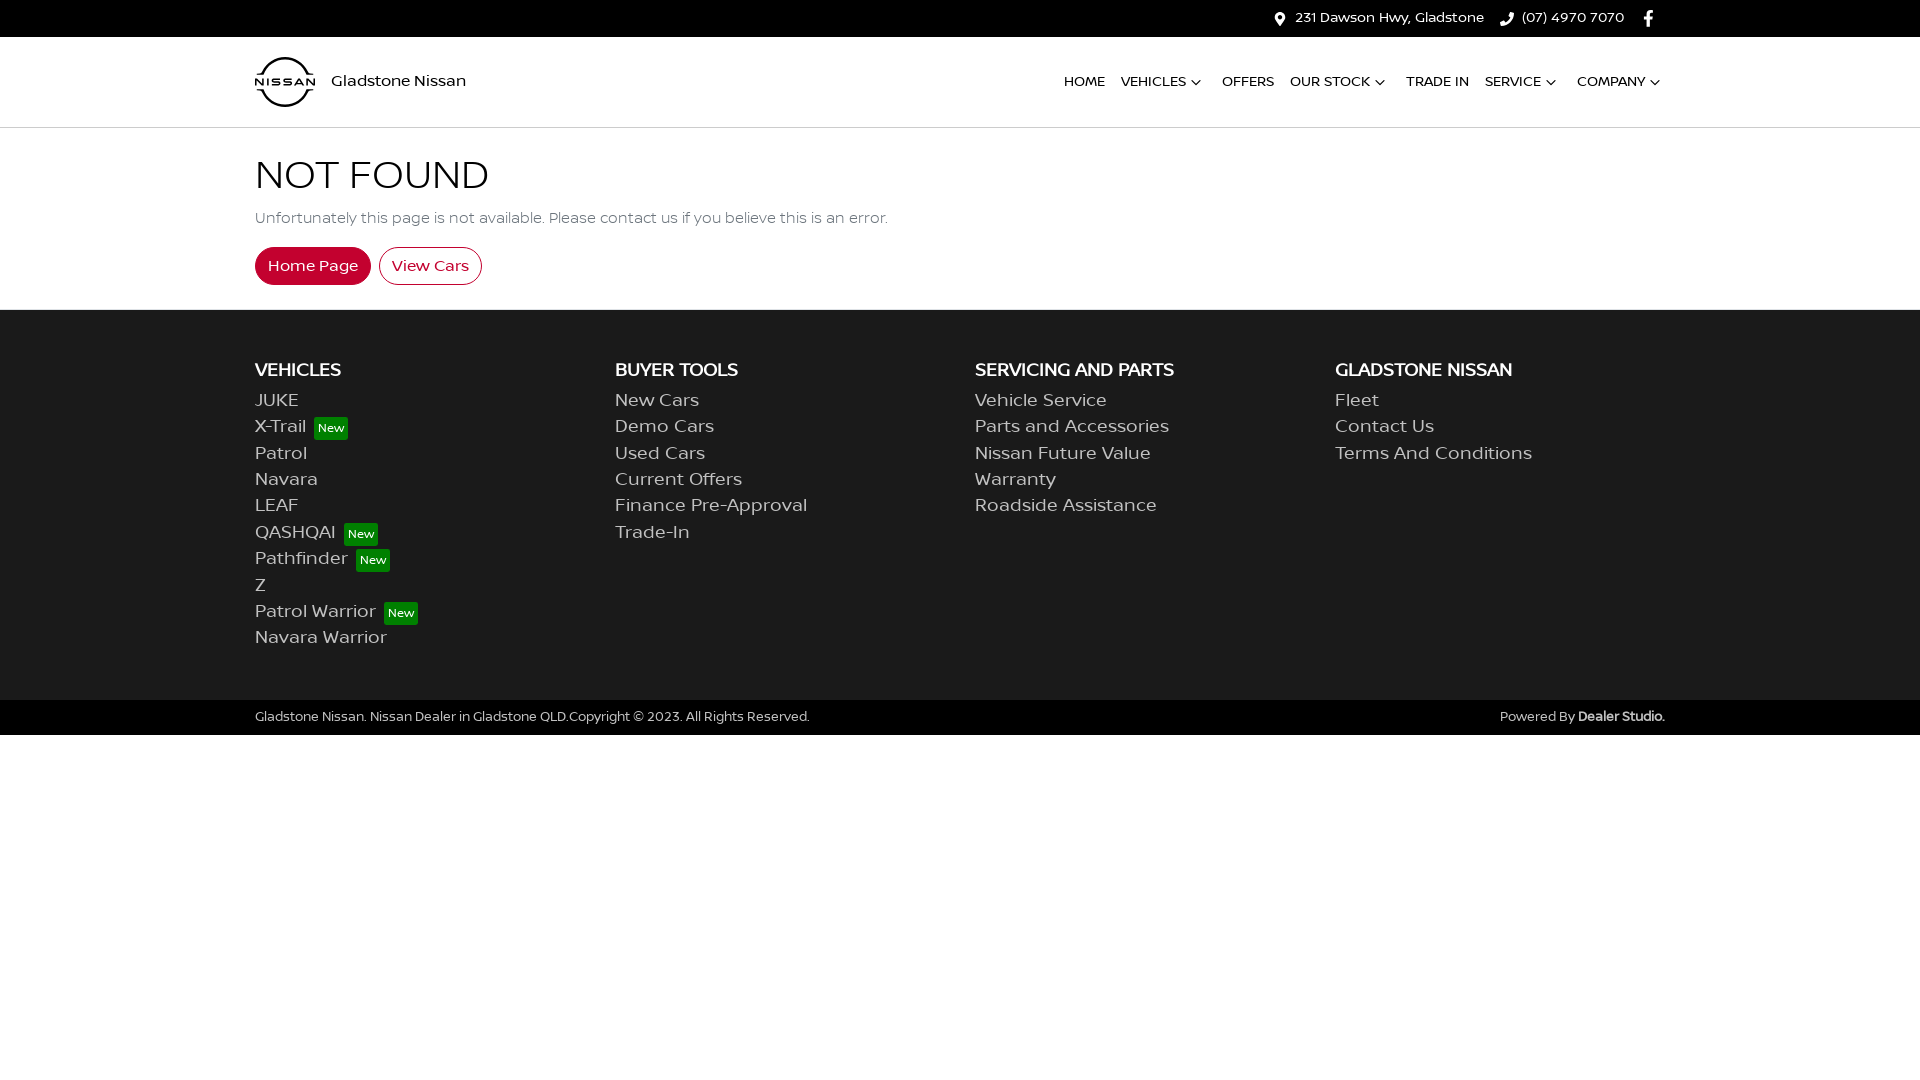 The height and width of the screenshot is (1080, 1920). What do you see at coordinates (664, 426) in the screenshot?
I see `'Demo Cars'` at bounding box center [664, 426].